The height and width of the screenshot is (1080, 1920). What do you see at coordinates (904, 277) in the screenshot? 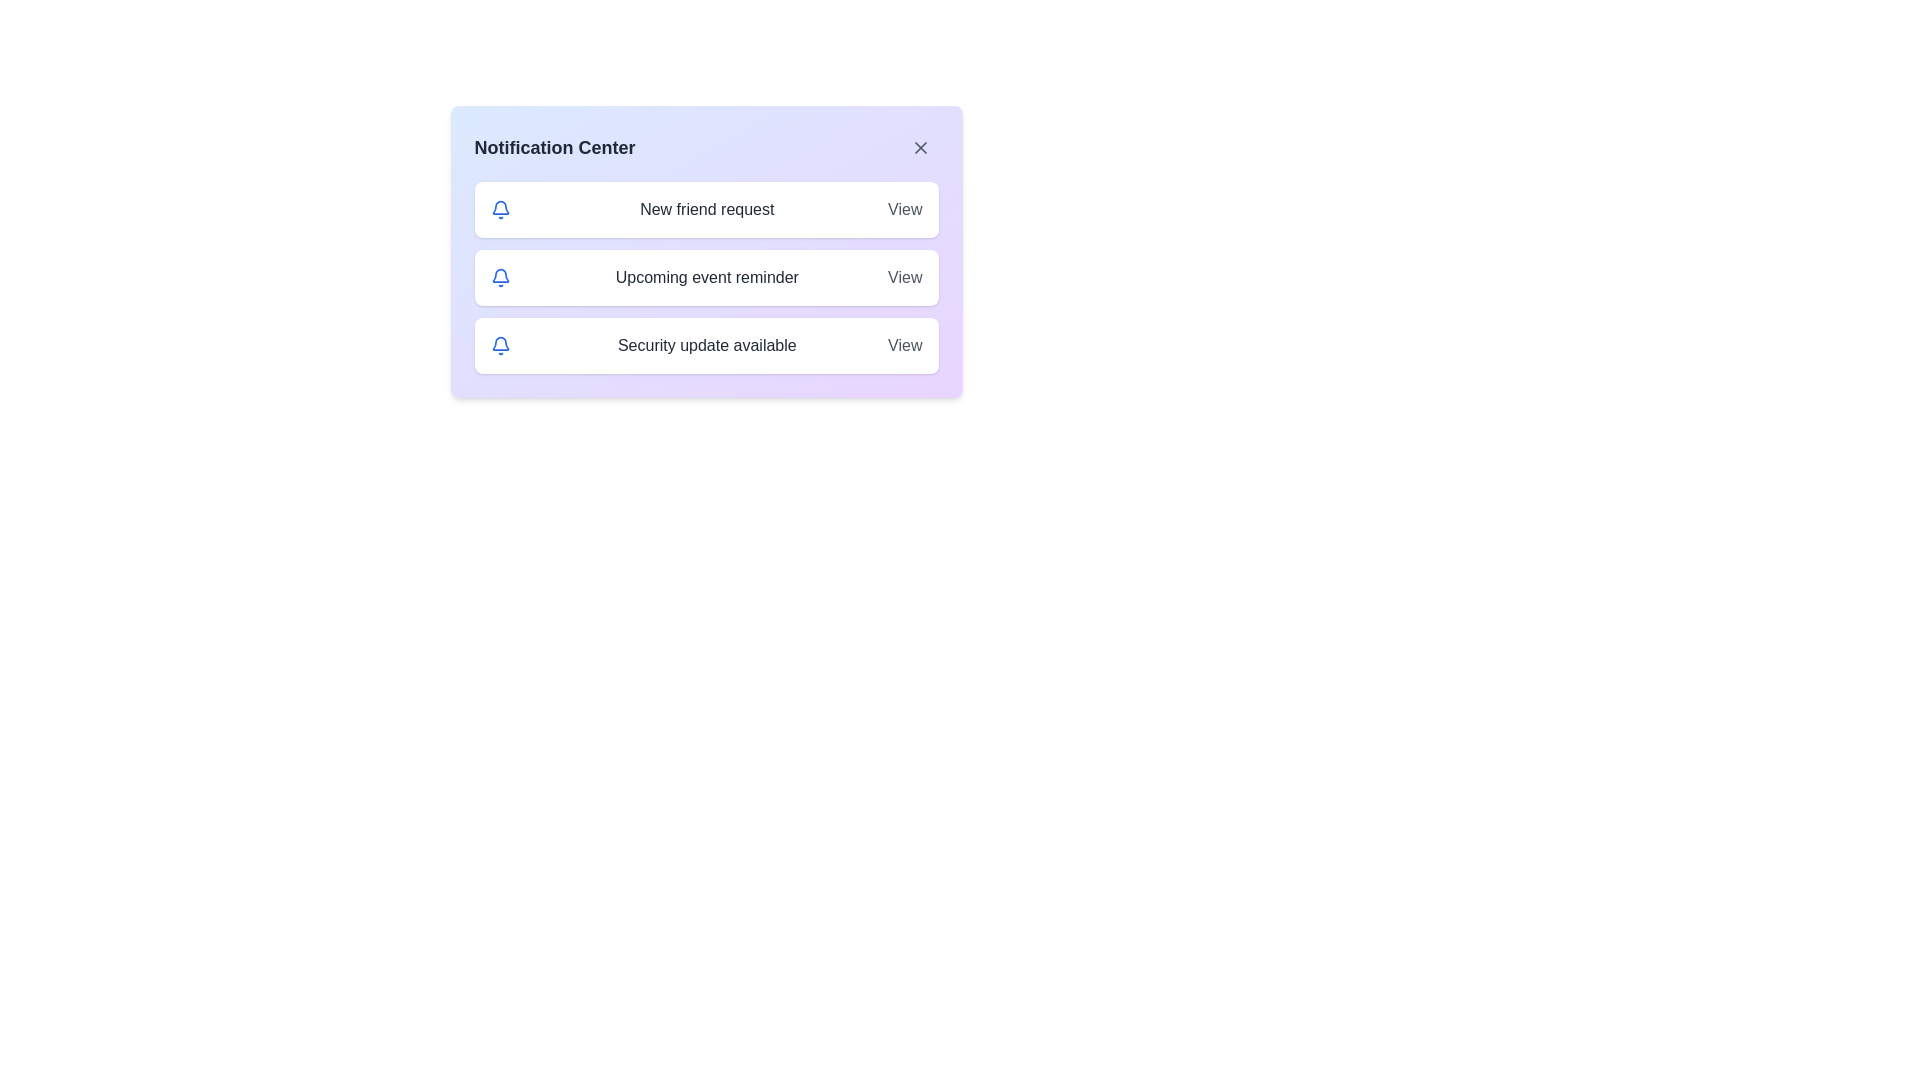
I see `'View' button corresponding to the notification Upcoming event reminder` at bounding box center [904, 277].